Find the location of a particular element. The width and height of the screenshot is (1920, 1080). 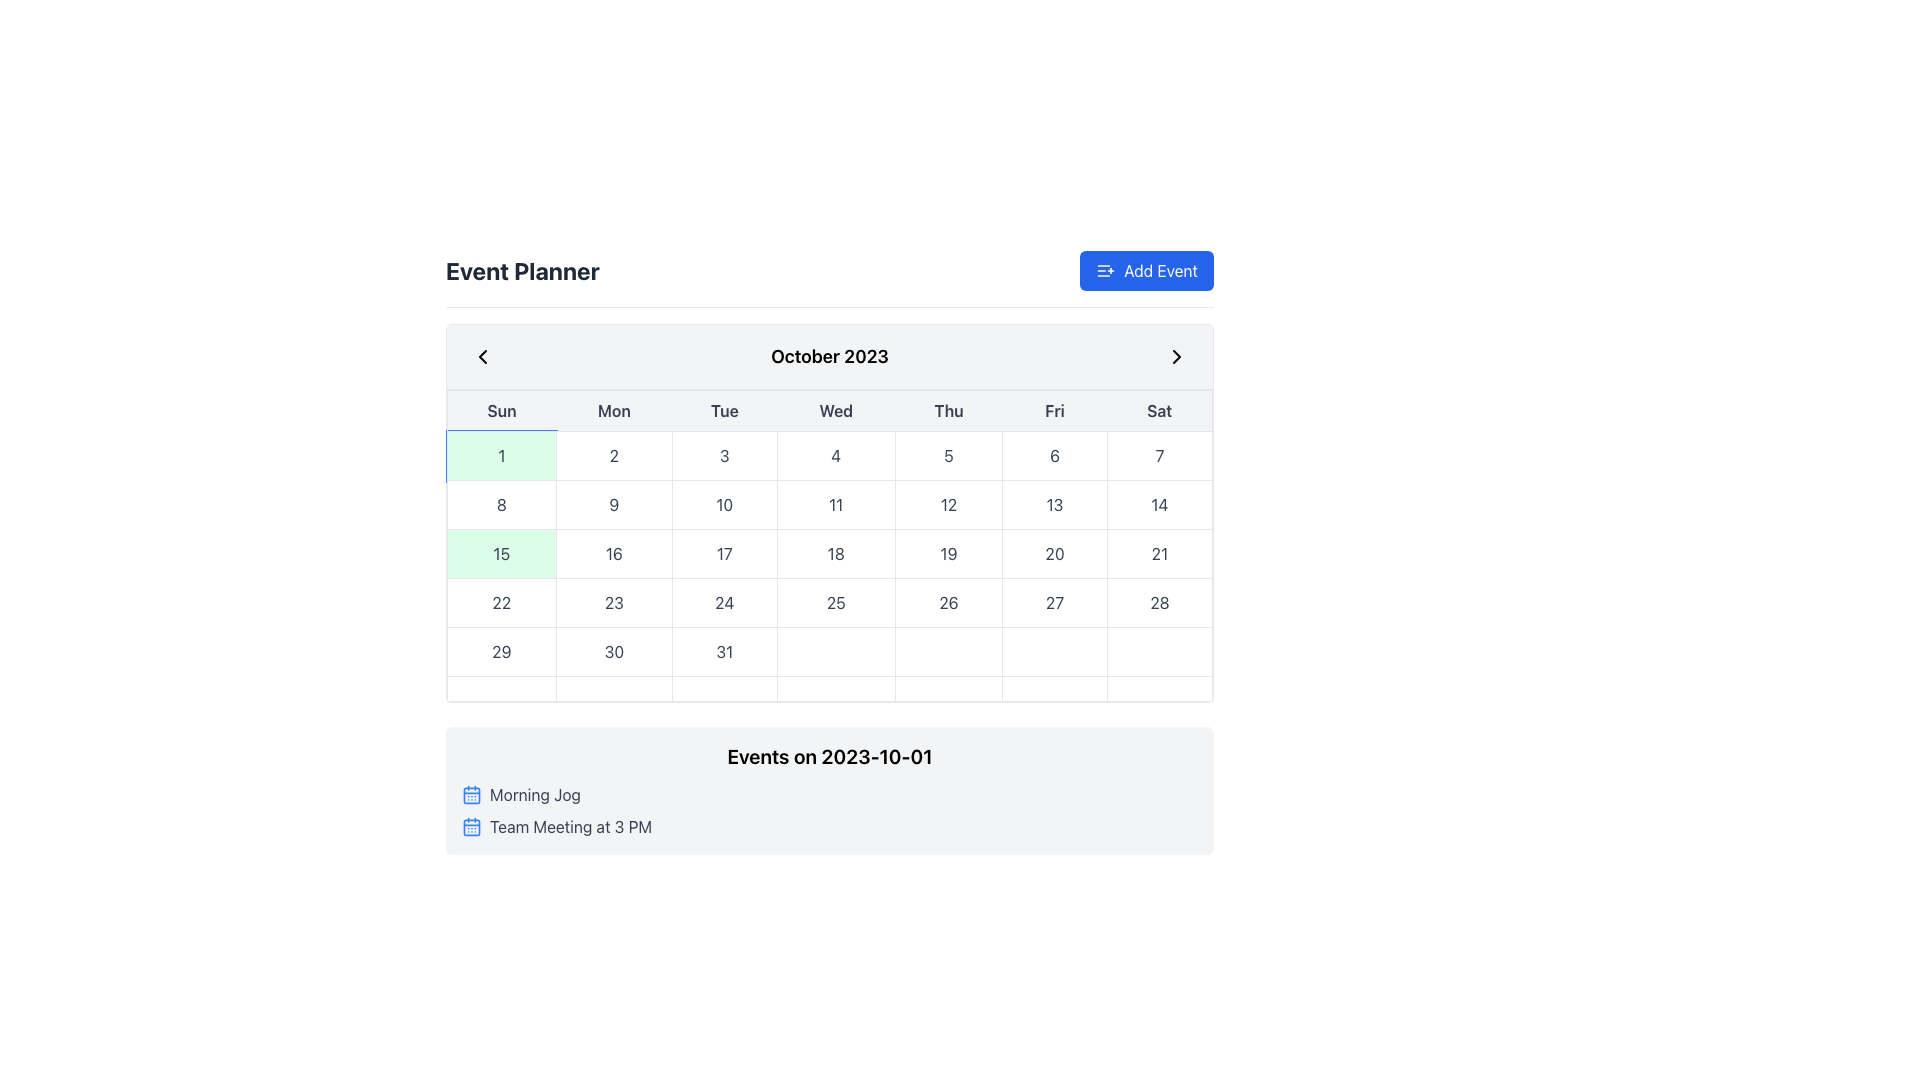

to select the date represented by the first element in the second row under the 'Sun' column in the calendar interface is located at coordinates (501, 504).